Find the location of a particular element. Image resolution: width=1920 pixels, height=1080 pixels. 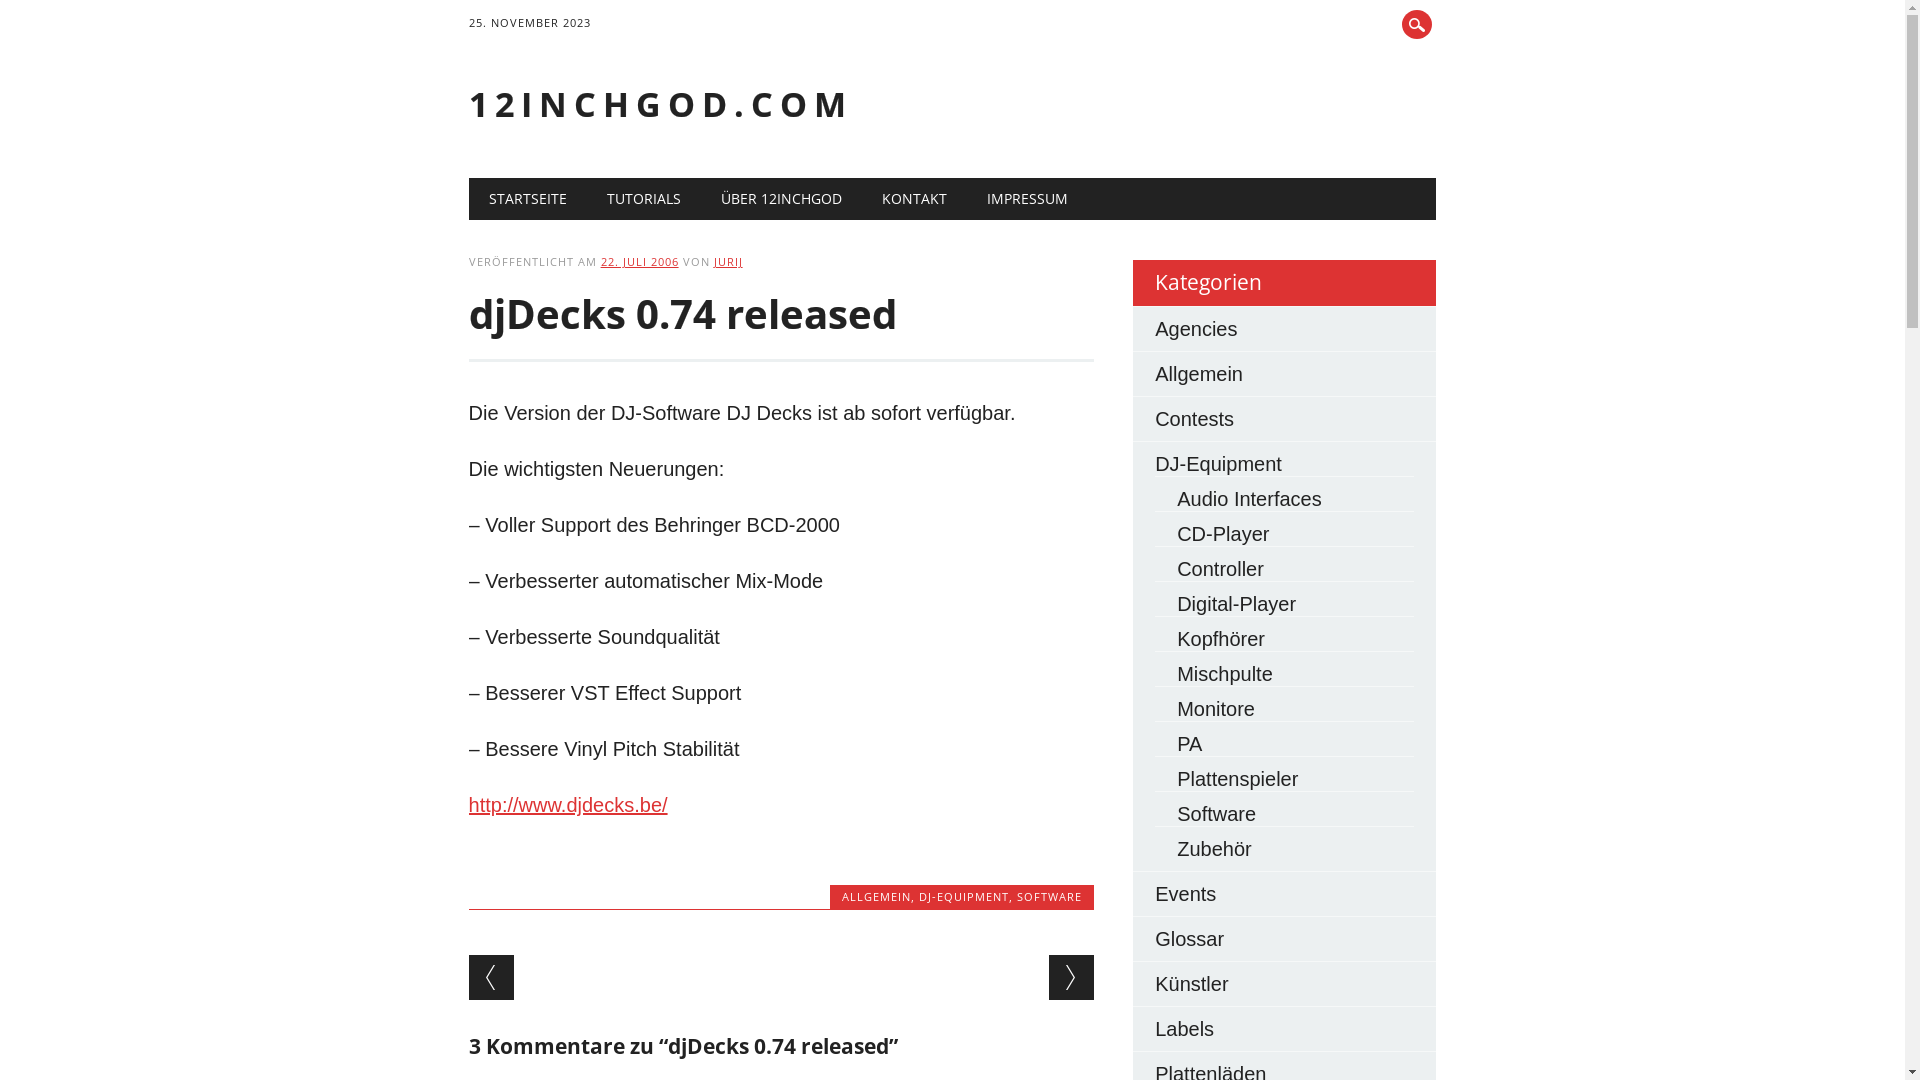

'ALLGEMEIN' is located at coordinates (876, 895).